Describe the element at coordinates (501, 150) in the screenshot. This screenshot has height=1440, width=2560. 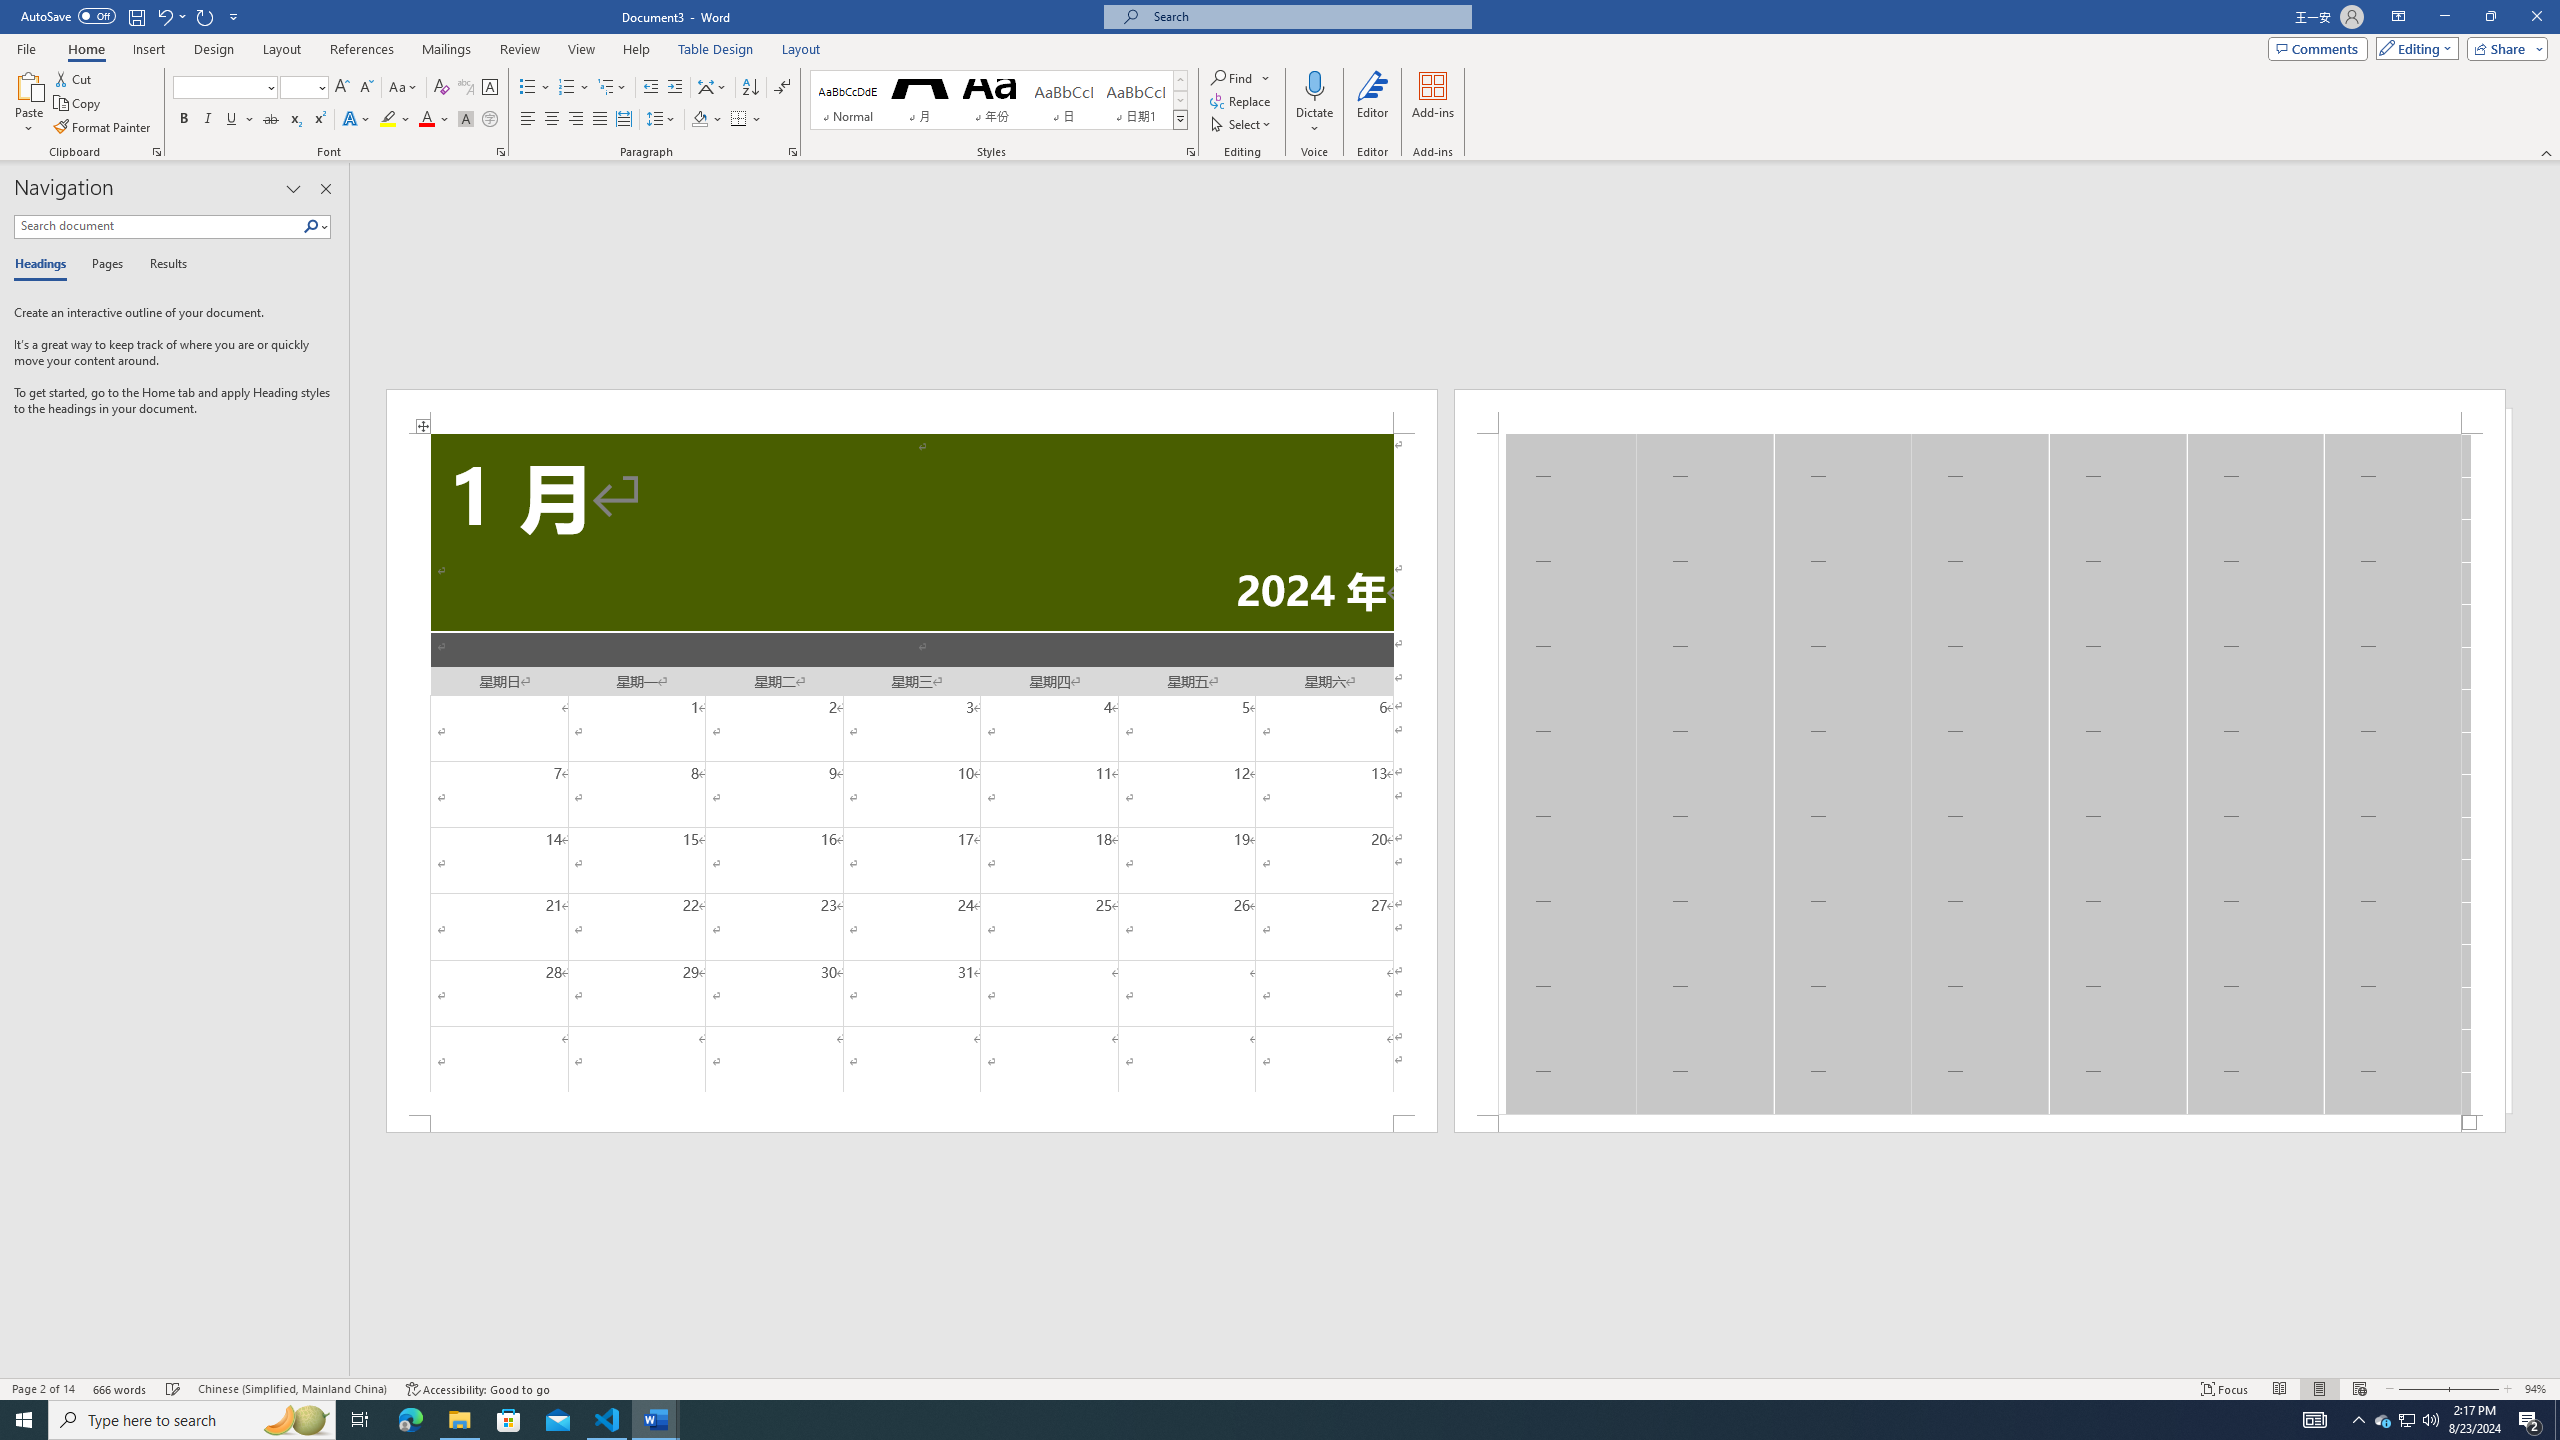
I see `'Font...'` at that location.